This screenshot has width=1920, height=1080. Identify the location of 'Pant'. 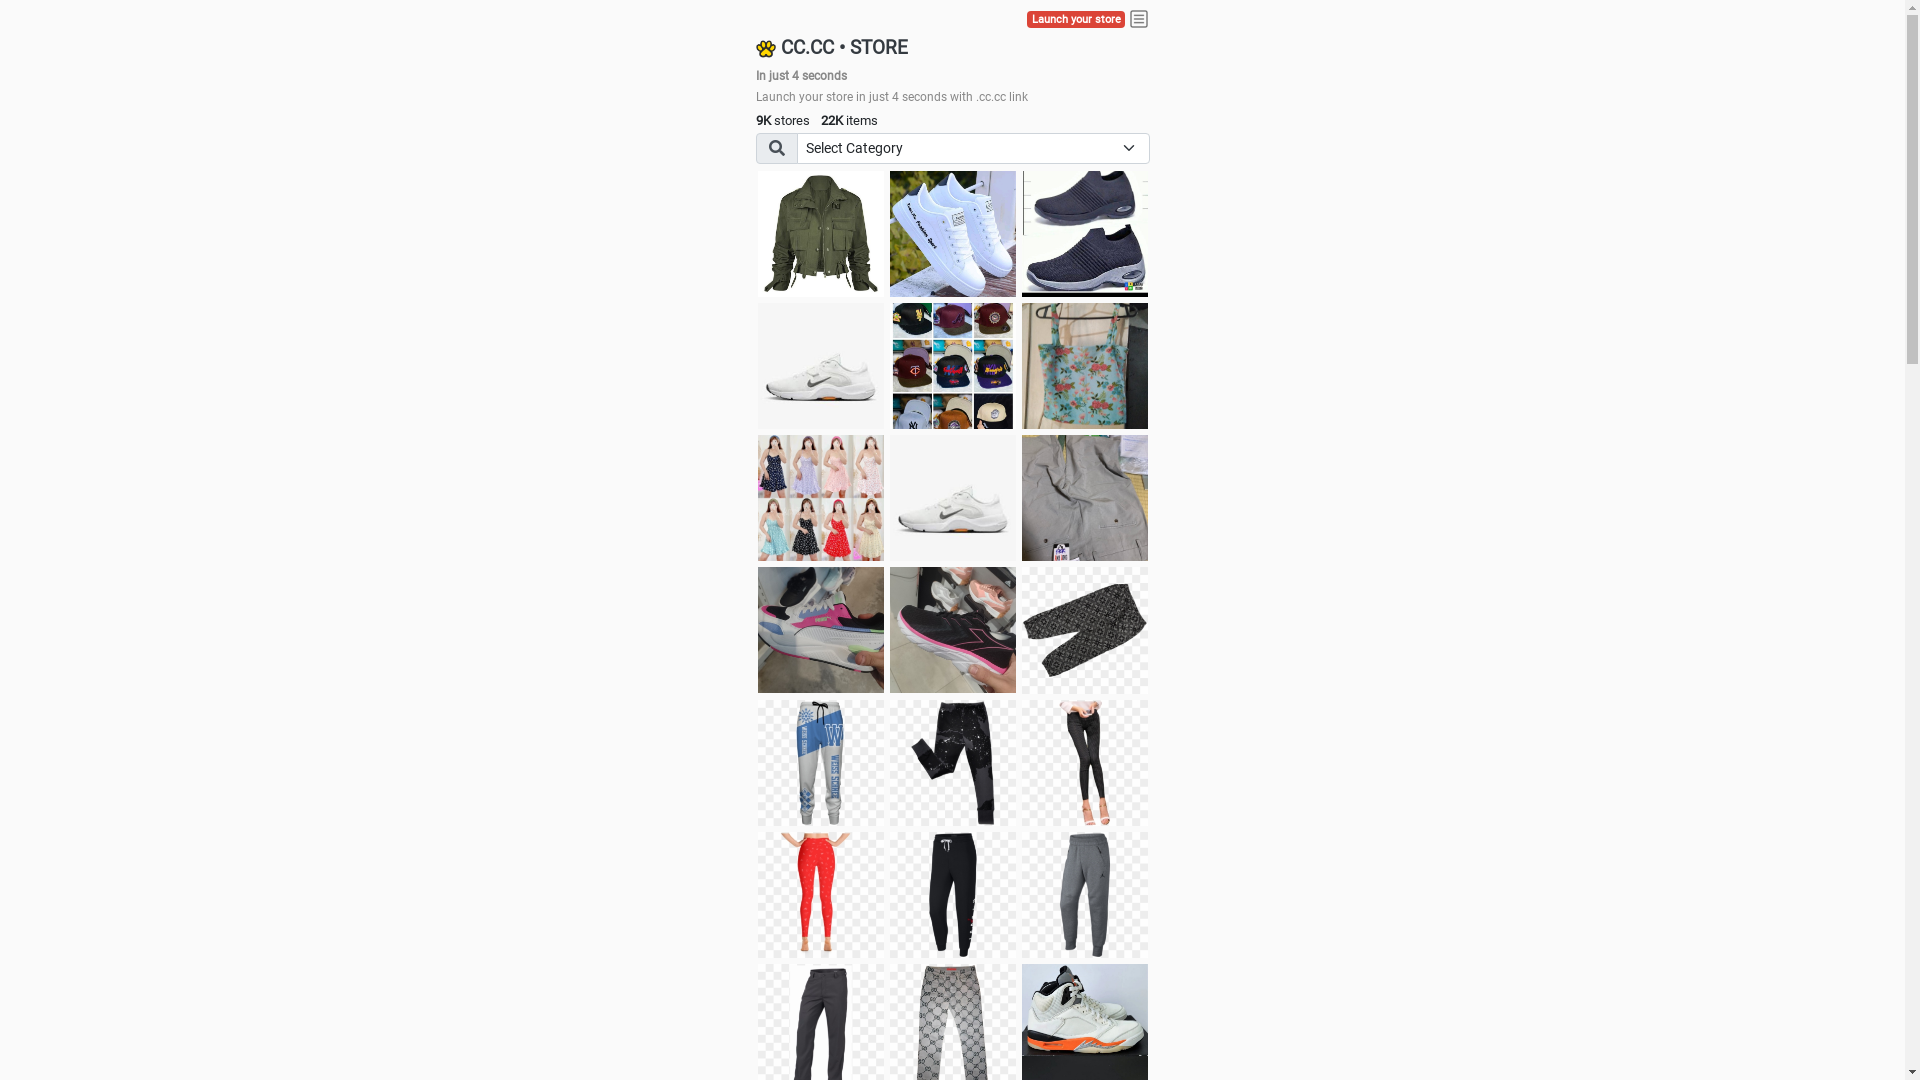
(820, 893).